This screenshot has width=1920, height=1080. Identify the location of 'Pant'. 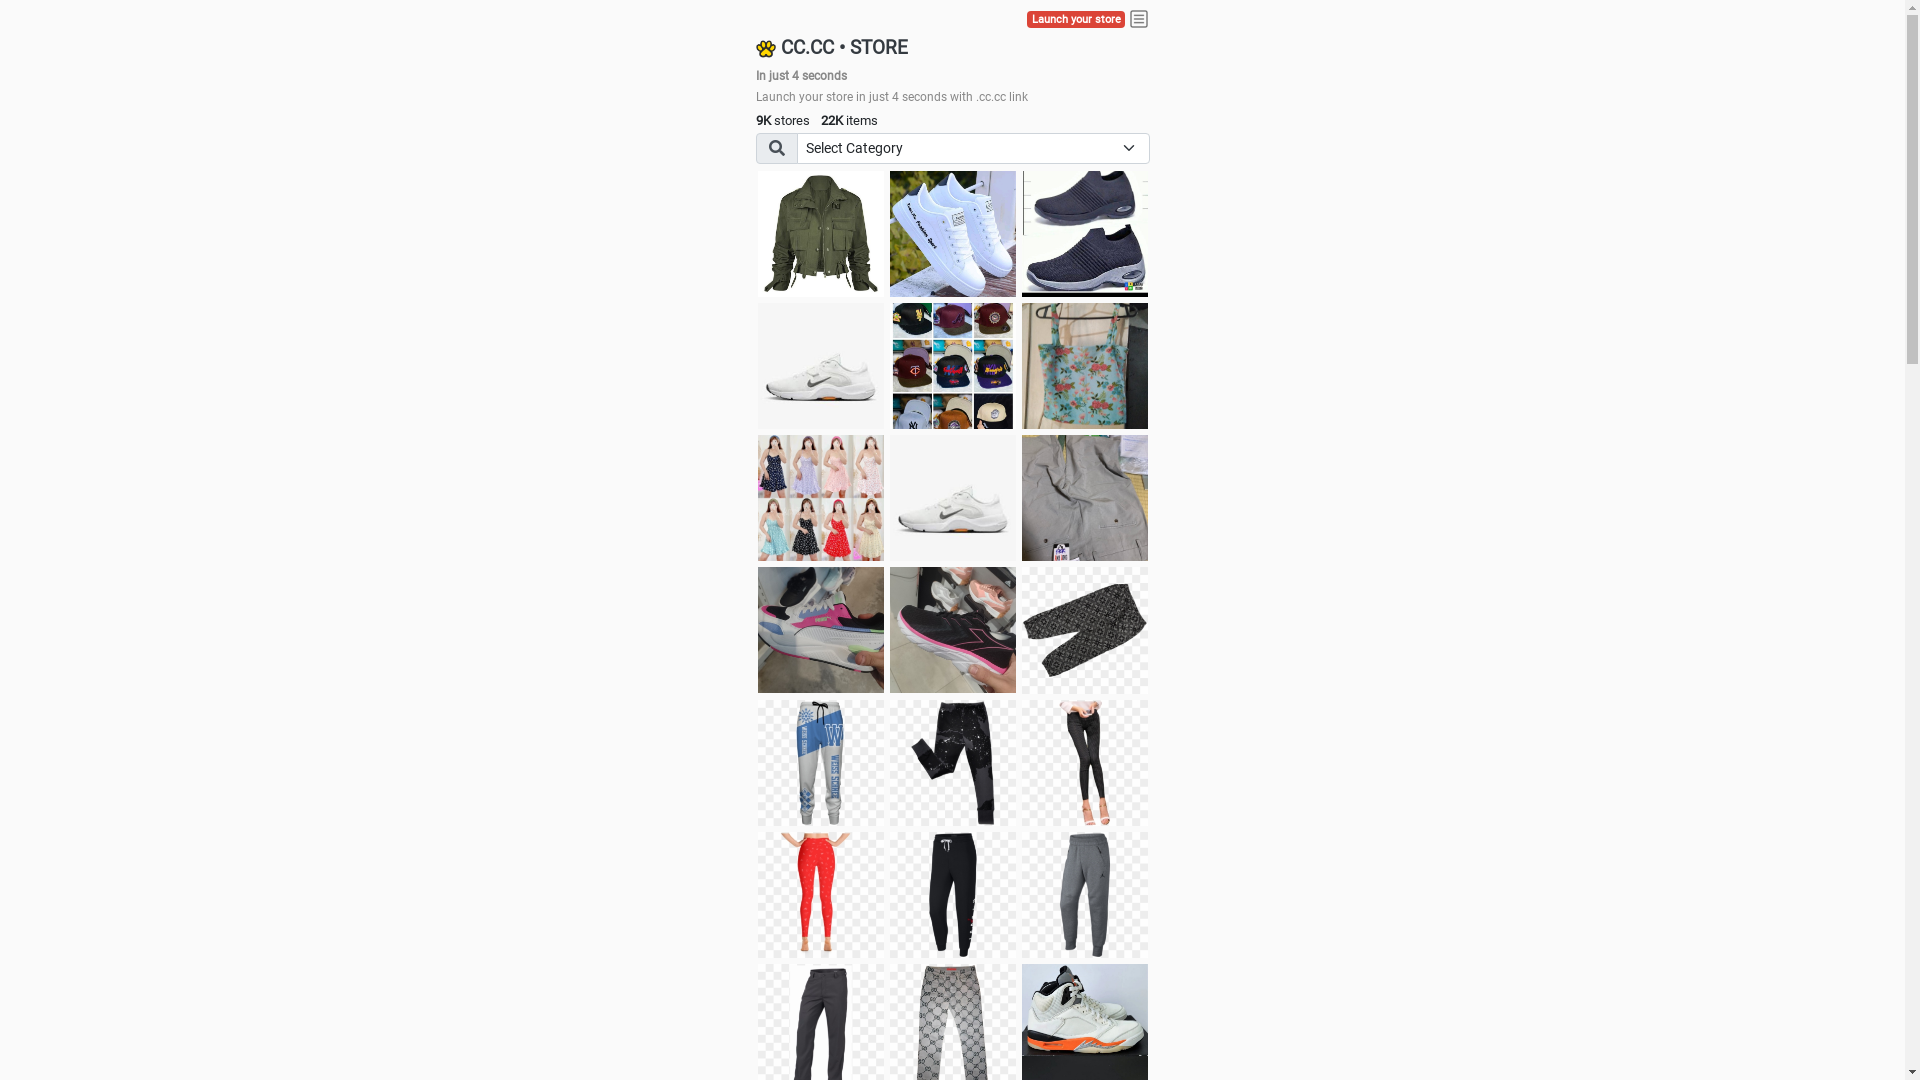
(820, 893).